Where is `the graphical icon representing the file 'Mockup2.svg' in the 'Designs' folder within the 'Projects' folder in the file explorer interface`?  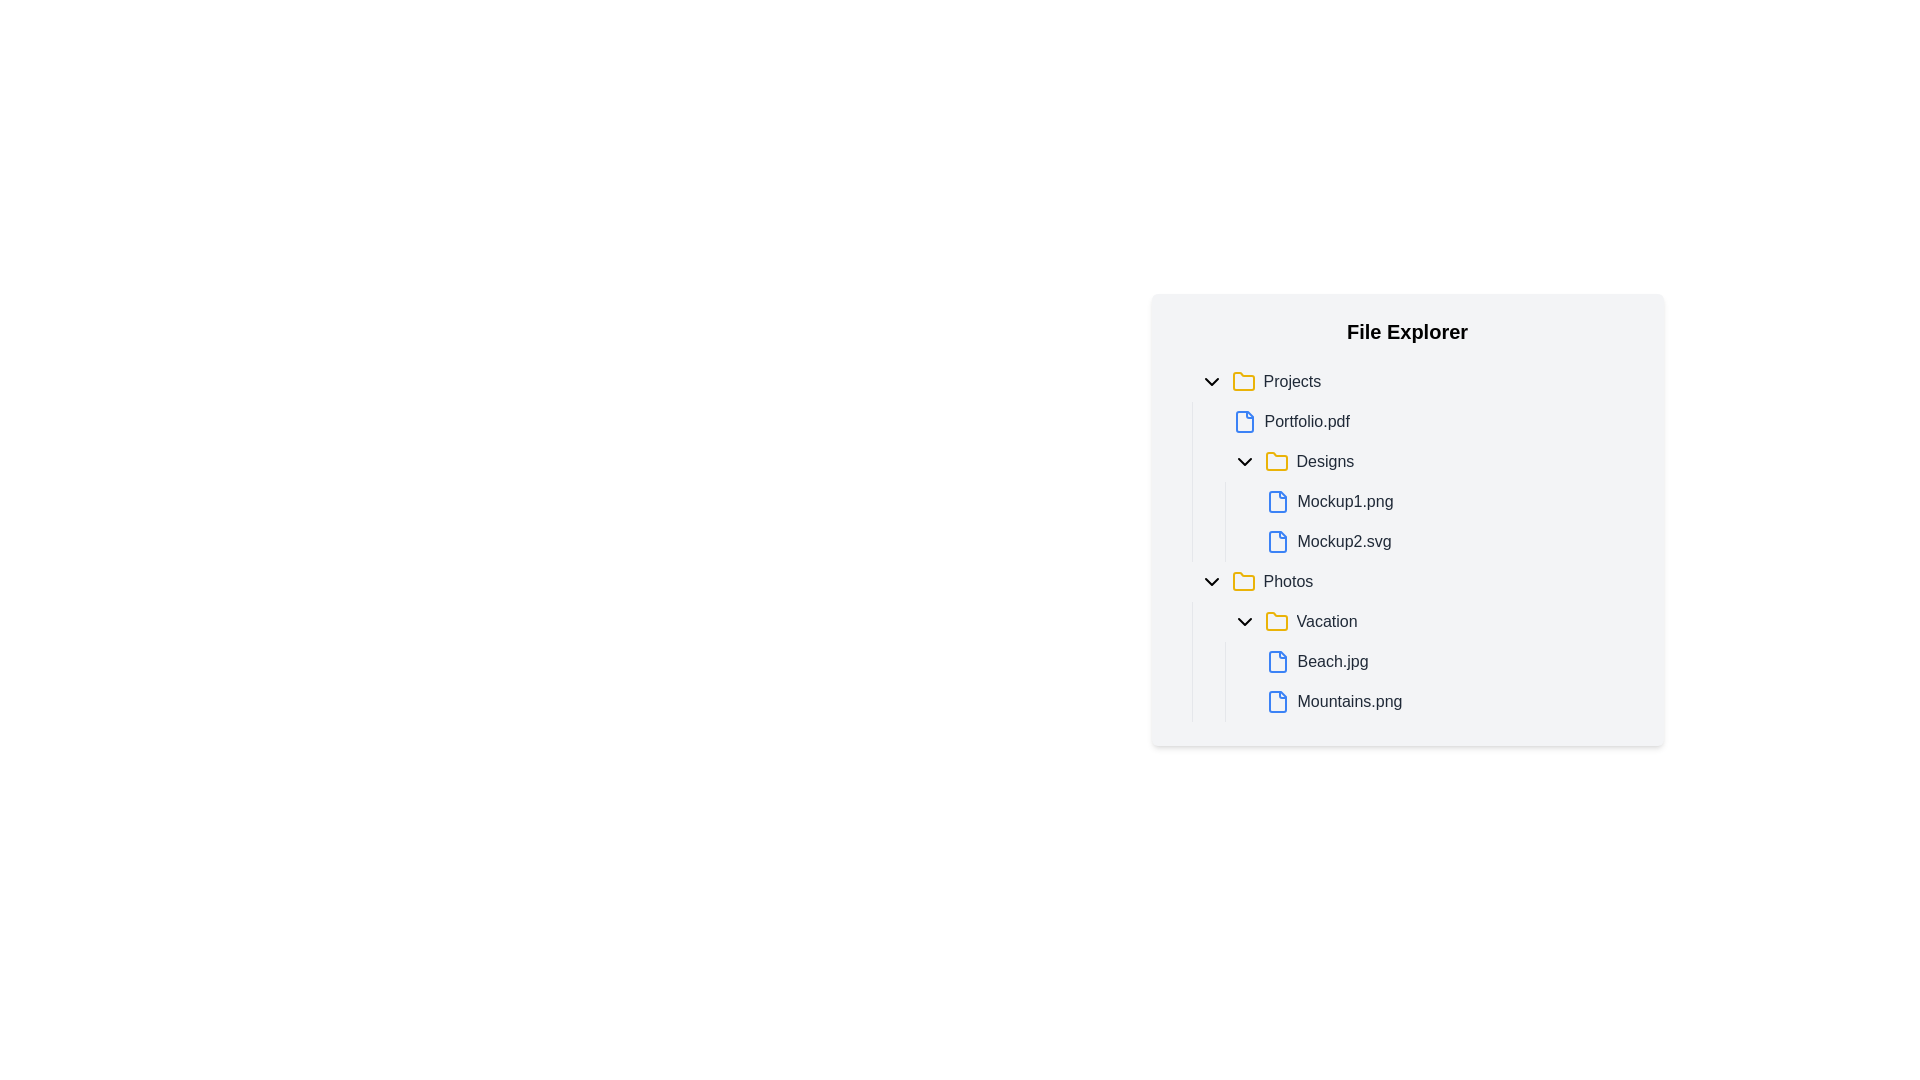 the graphical icon representing the file 'Mockup2.svg' in the 'Designs' folder within the 'Projects' folder in the file explorer interface is located at coordinates (1276, 542).